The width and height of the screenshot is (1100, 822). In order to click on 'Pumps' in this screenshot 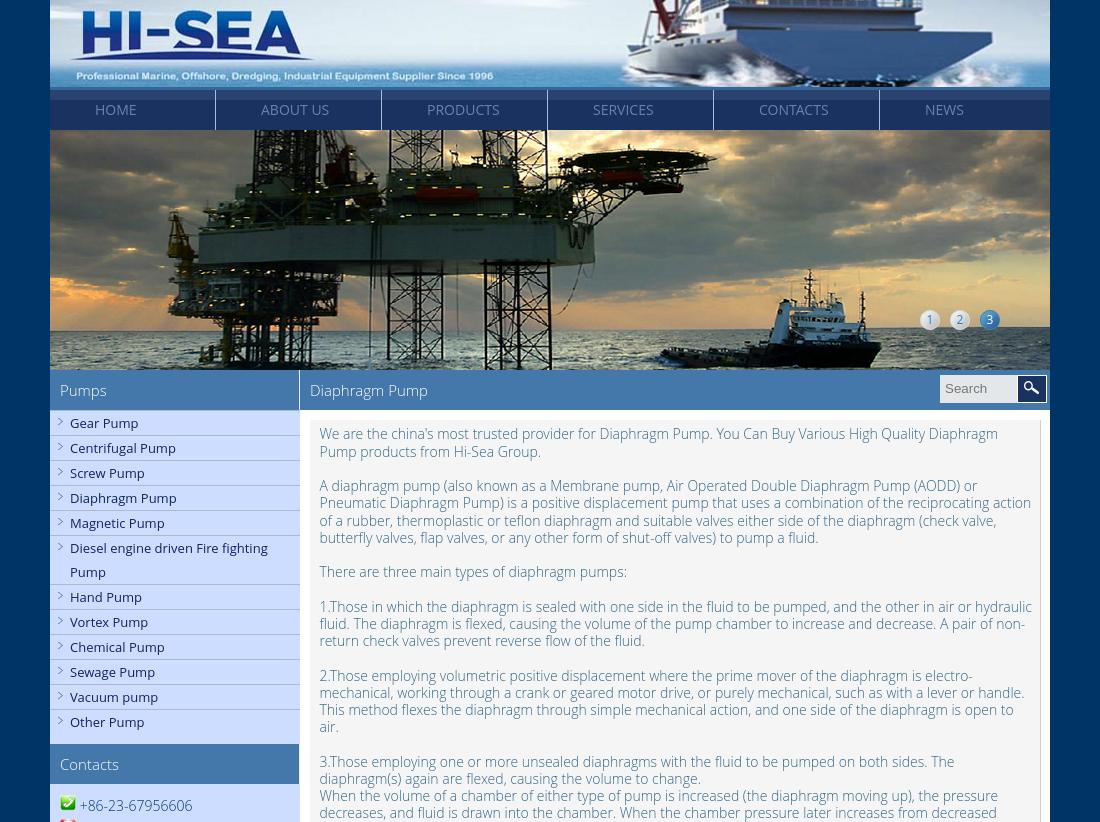, I will do `click(83, 390)`.